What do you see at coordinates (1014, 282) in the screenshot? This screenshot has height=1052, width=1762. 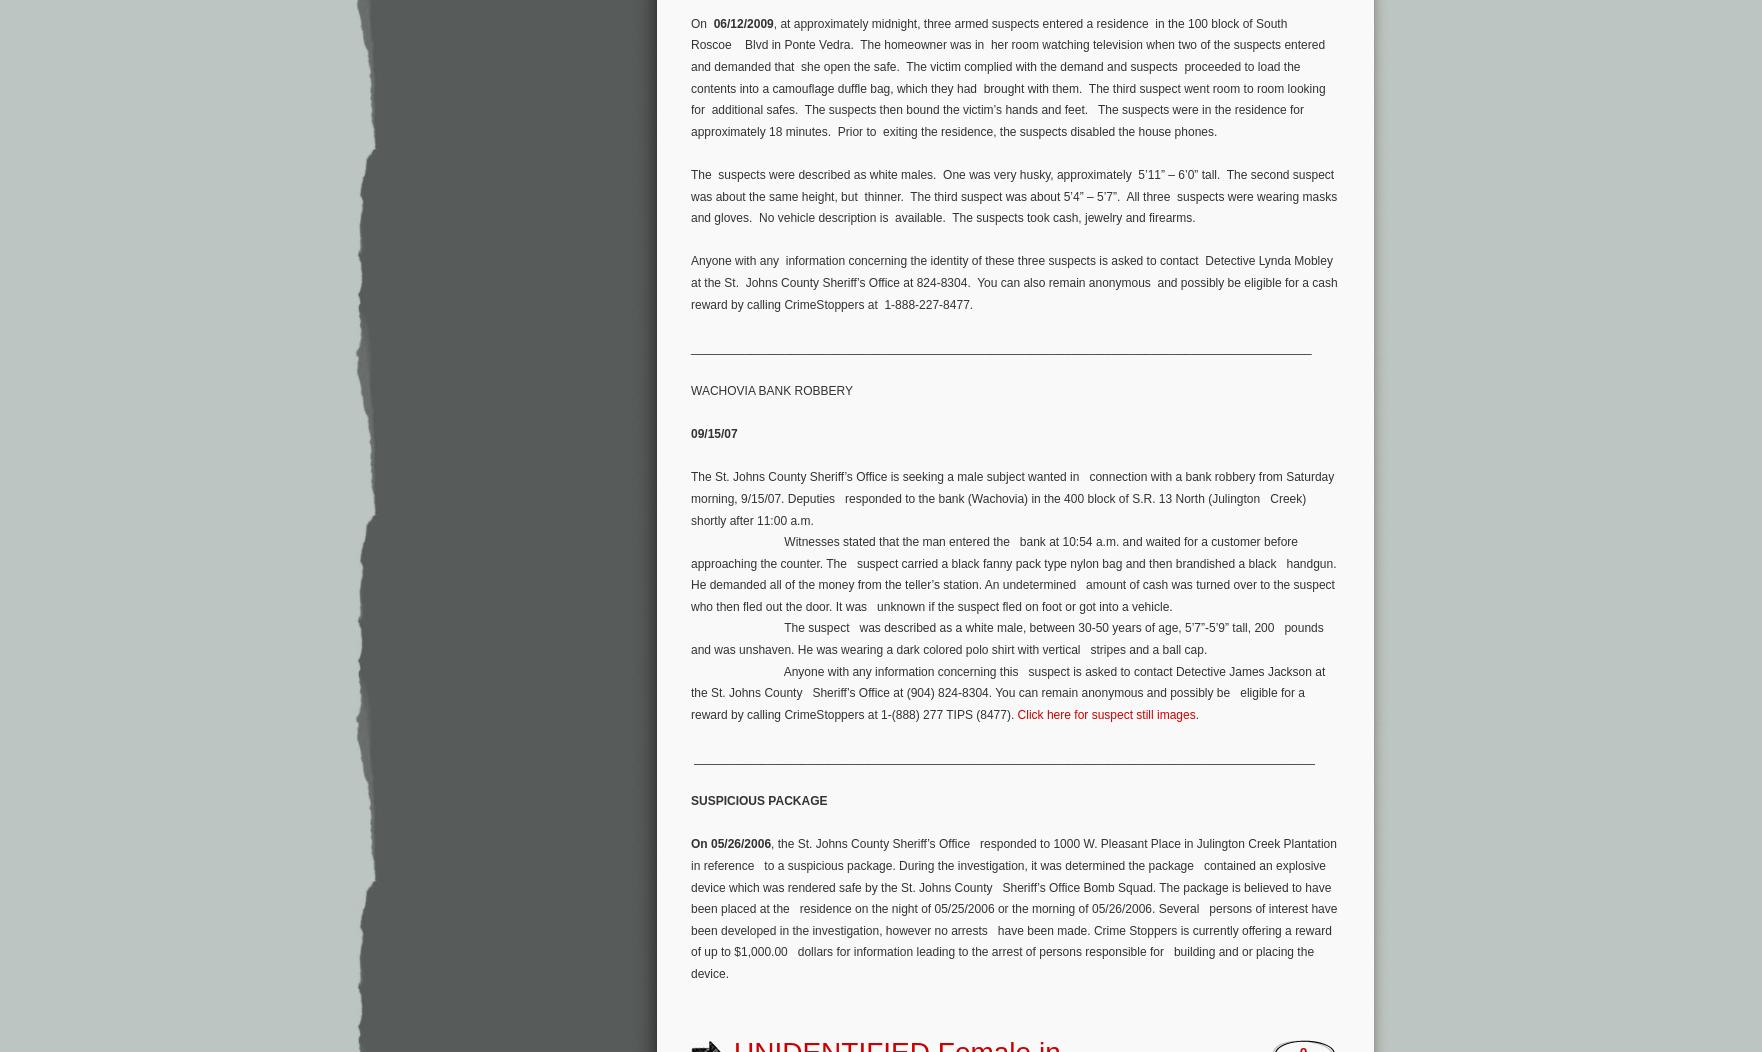 I see `'Anyone with any  information concerning the identity of these three suspects is asked to contact  Detective Lynda Mobley at the St.  Johns County Sheriff’s Office at 824-8304.  You can also remain anonymous  and possibly be eligible for a cash reward by calling CrimeStoppers at  1-888-227-8477.'` at bounding box center [1014, 282].